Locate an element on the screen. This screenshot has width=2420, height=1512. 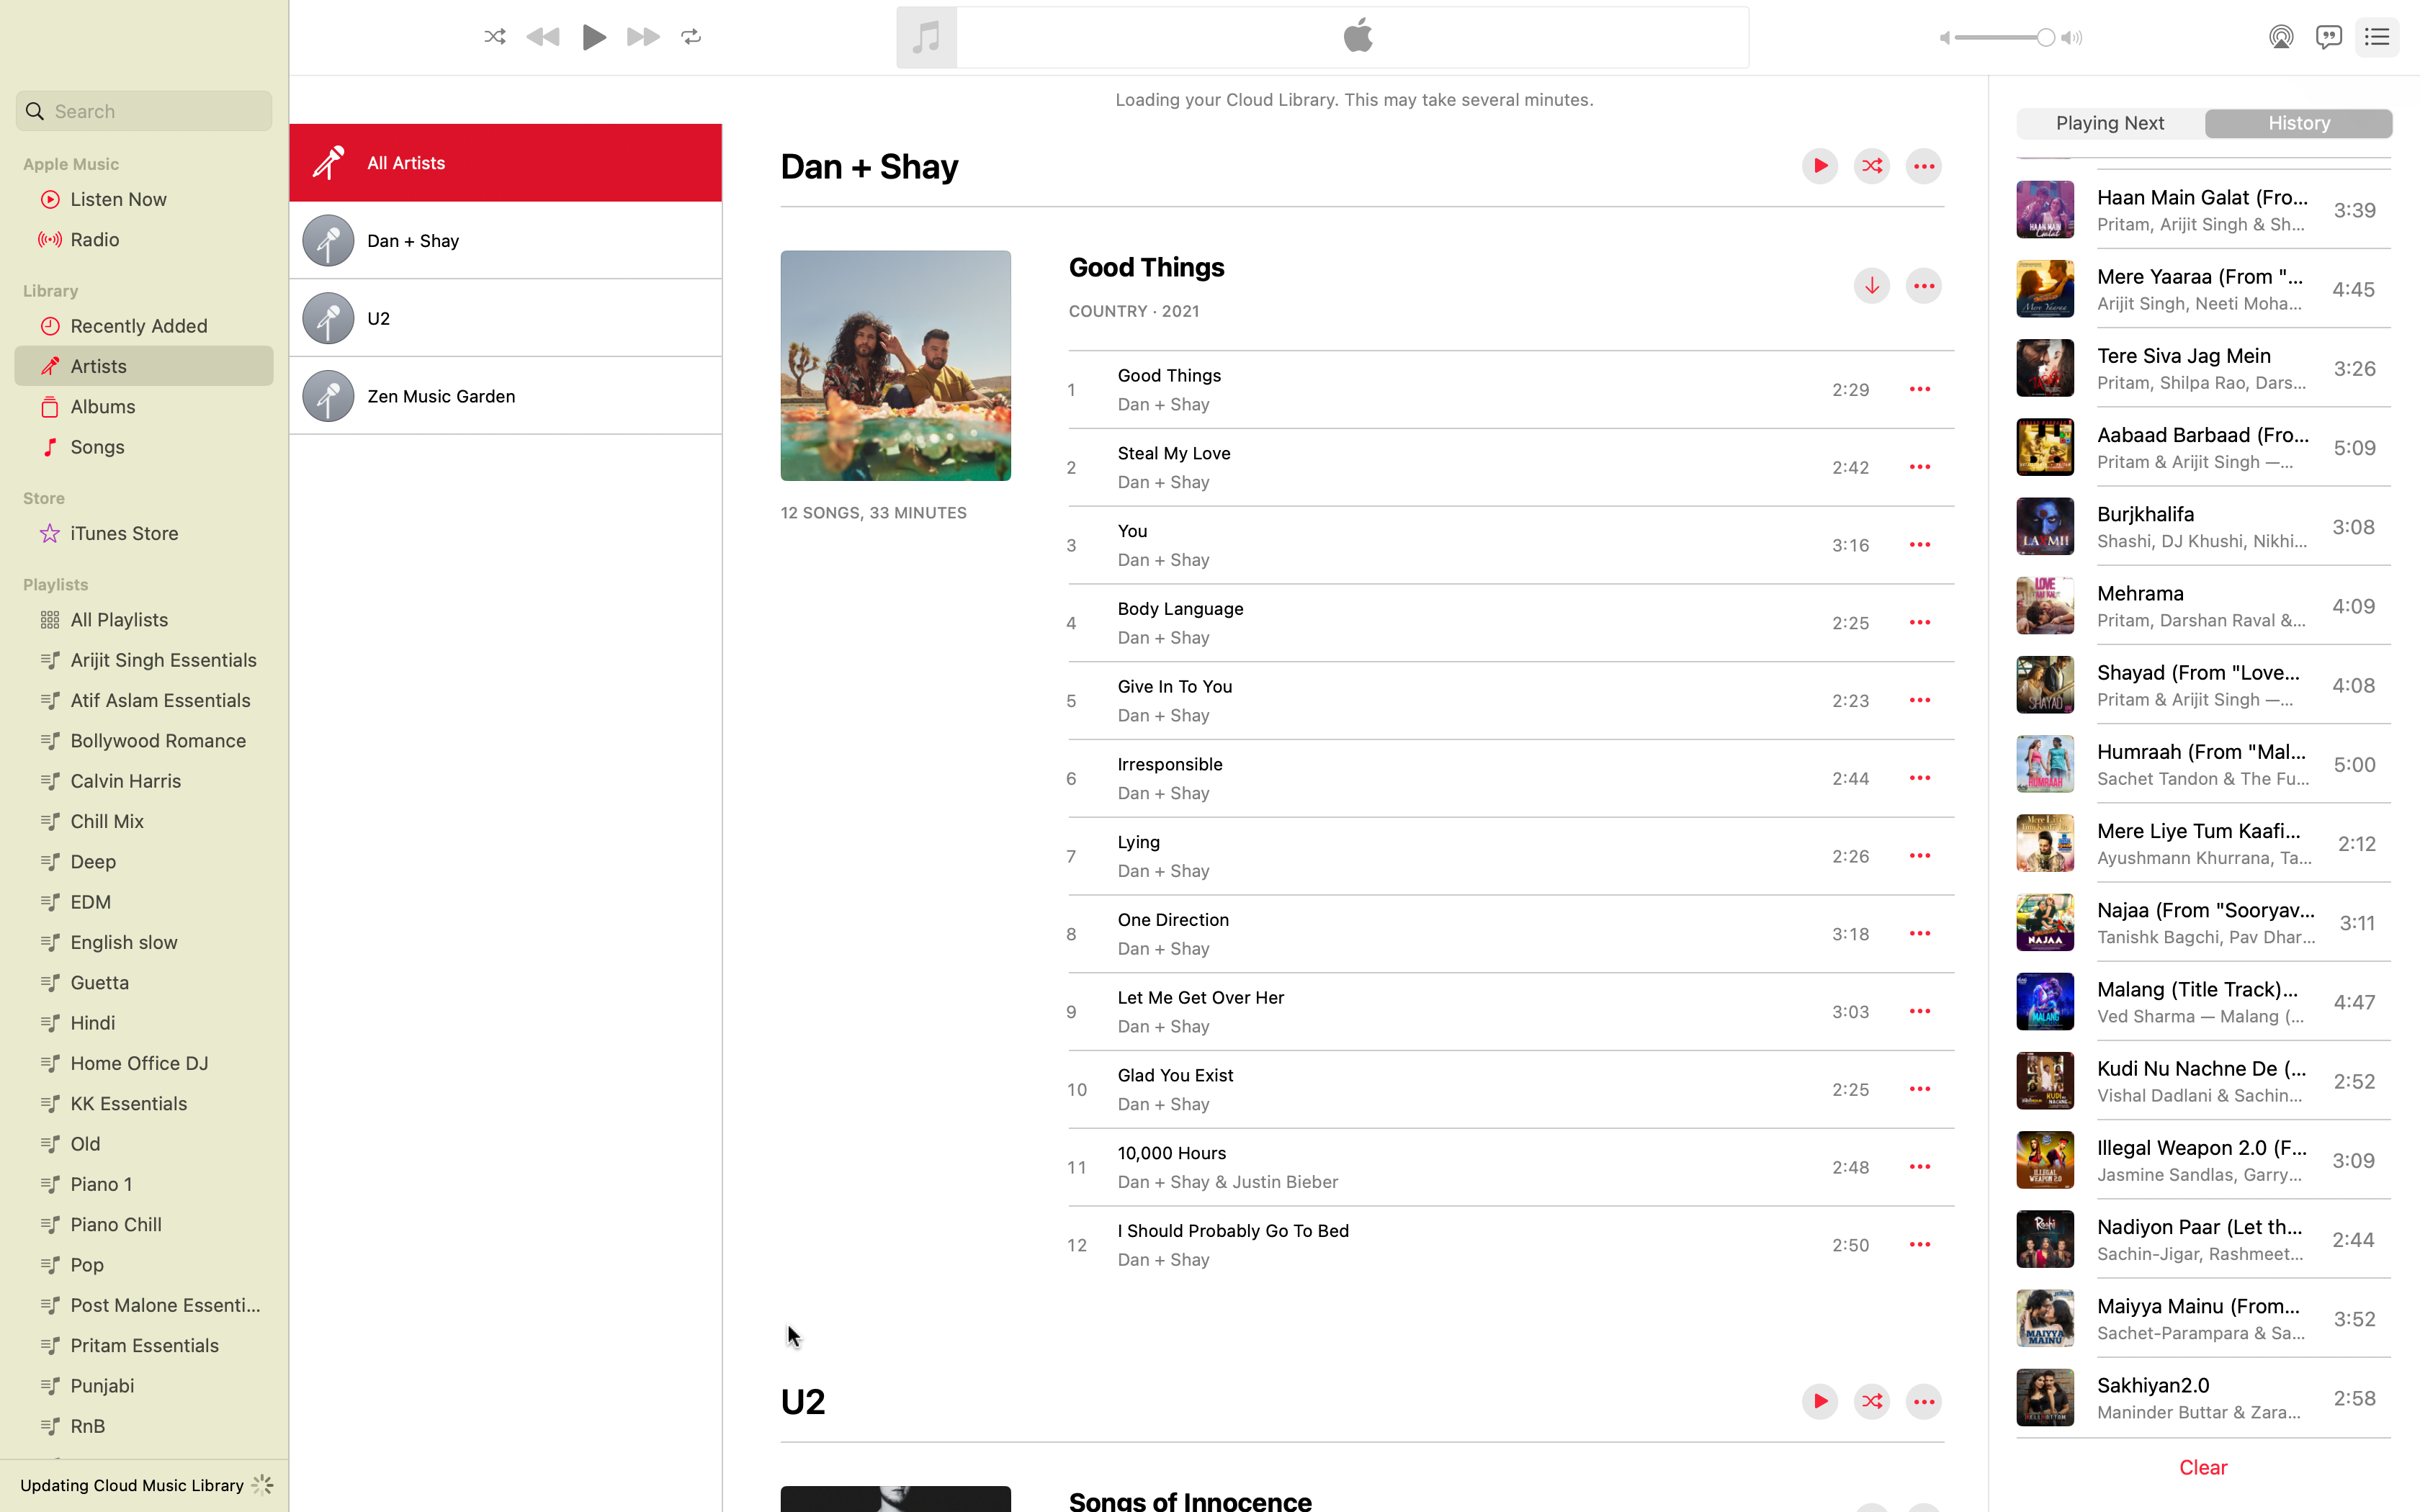
the track record of all played songs is located at coordinates (2299, 124).